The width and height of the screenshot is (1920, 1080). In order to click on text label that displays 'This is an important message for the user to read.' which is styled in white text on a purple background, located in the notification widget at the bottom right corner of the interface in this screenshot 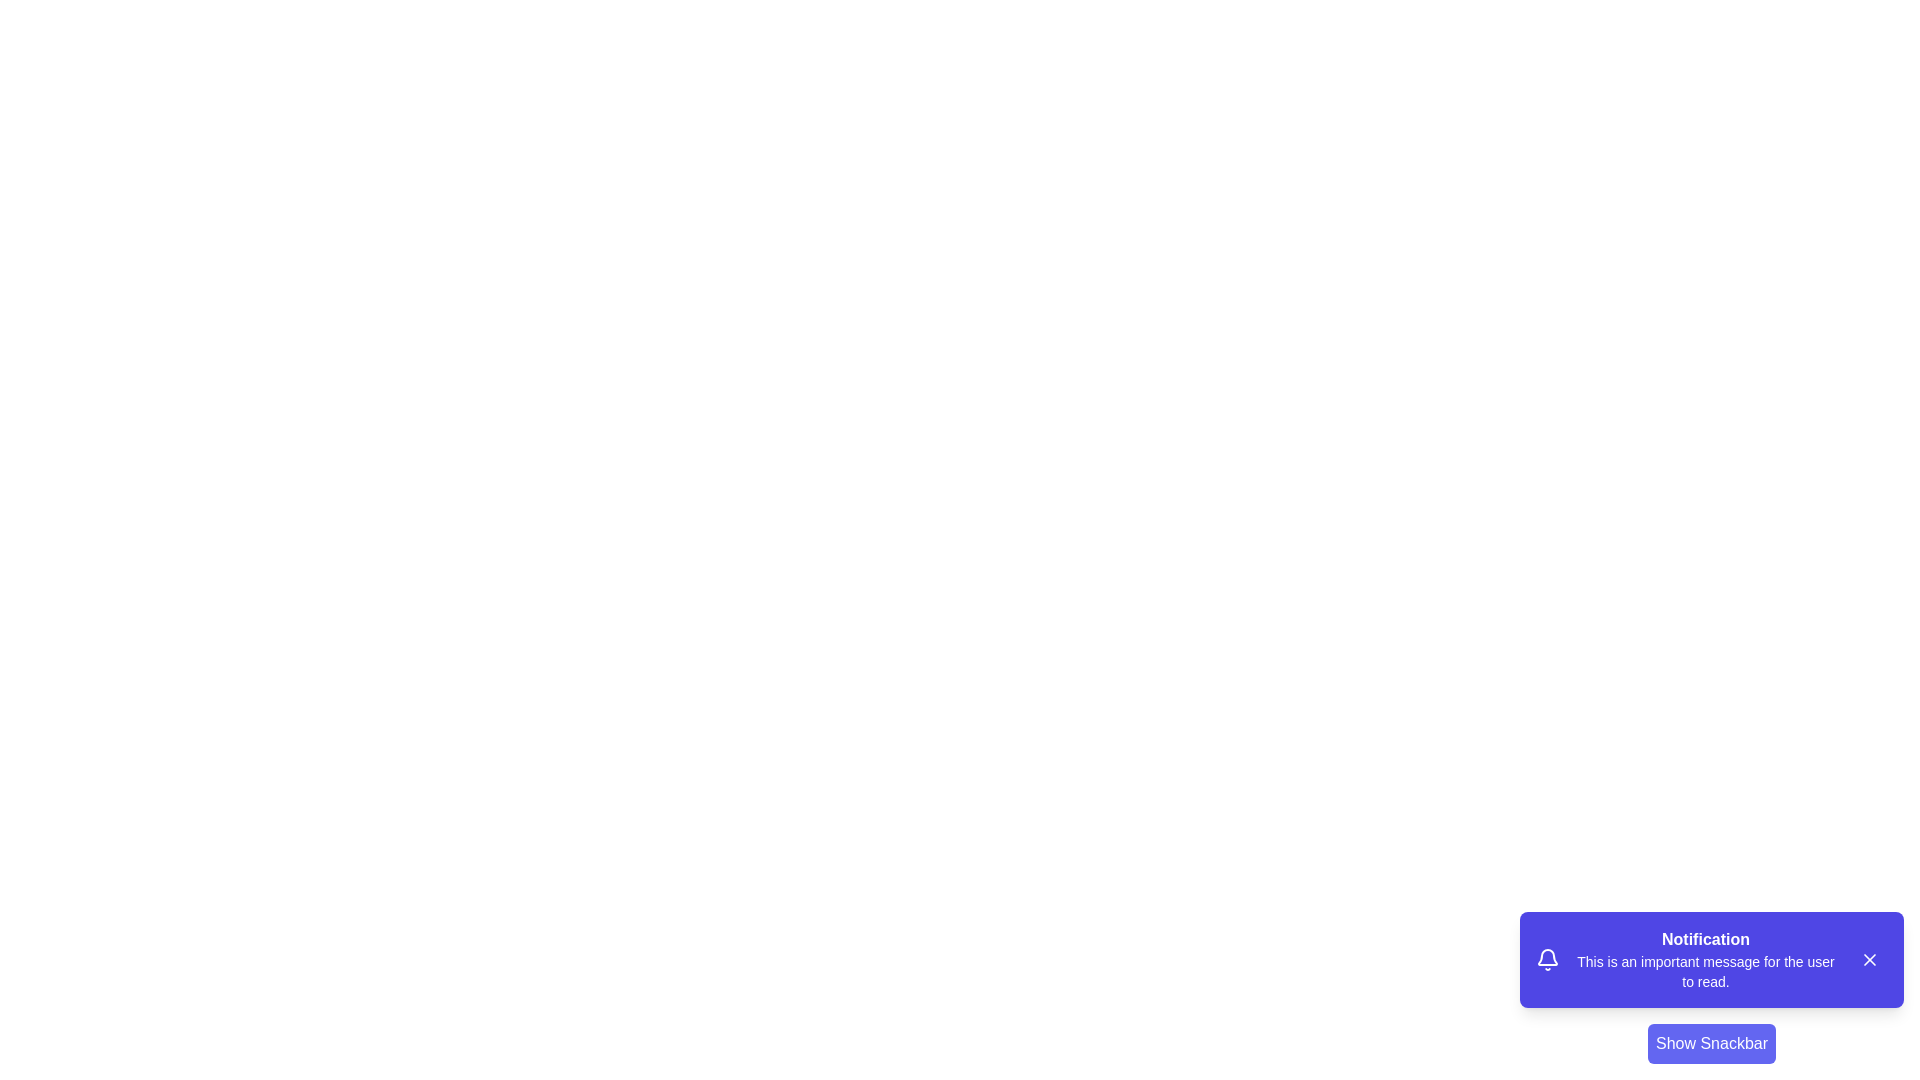, I will do `click(1704, 971)`.